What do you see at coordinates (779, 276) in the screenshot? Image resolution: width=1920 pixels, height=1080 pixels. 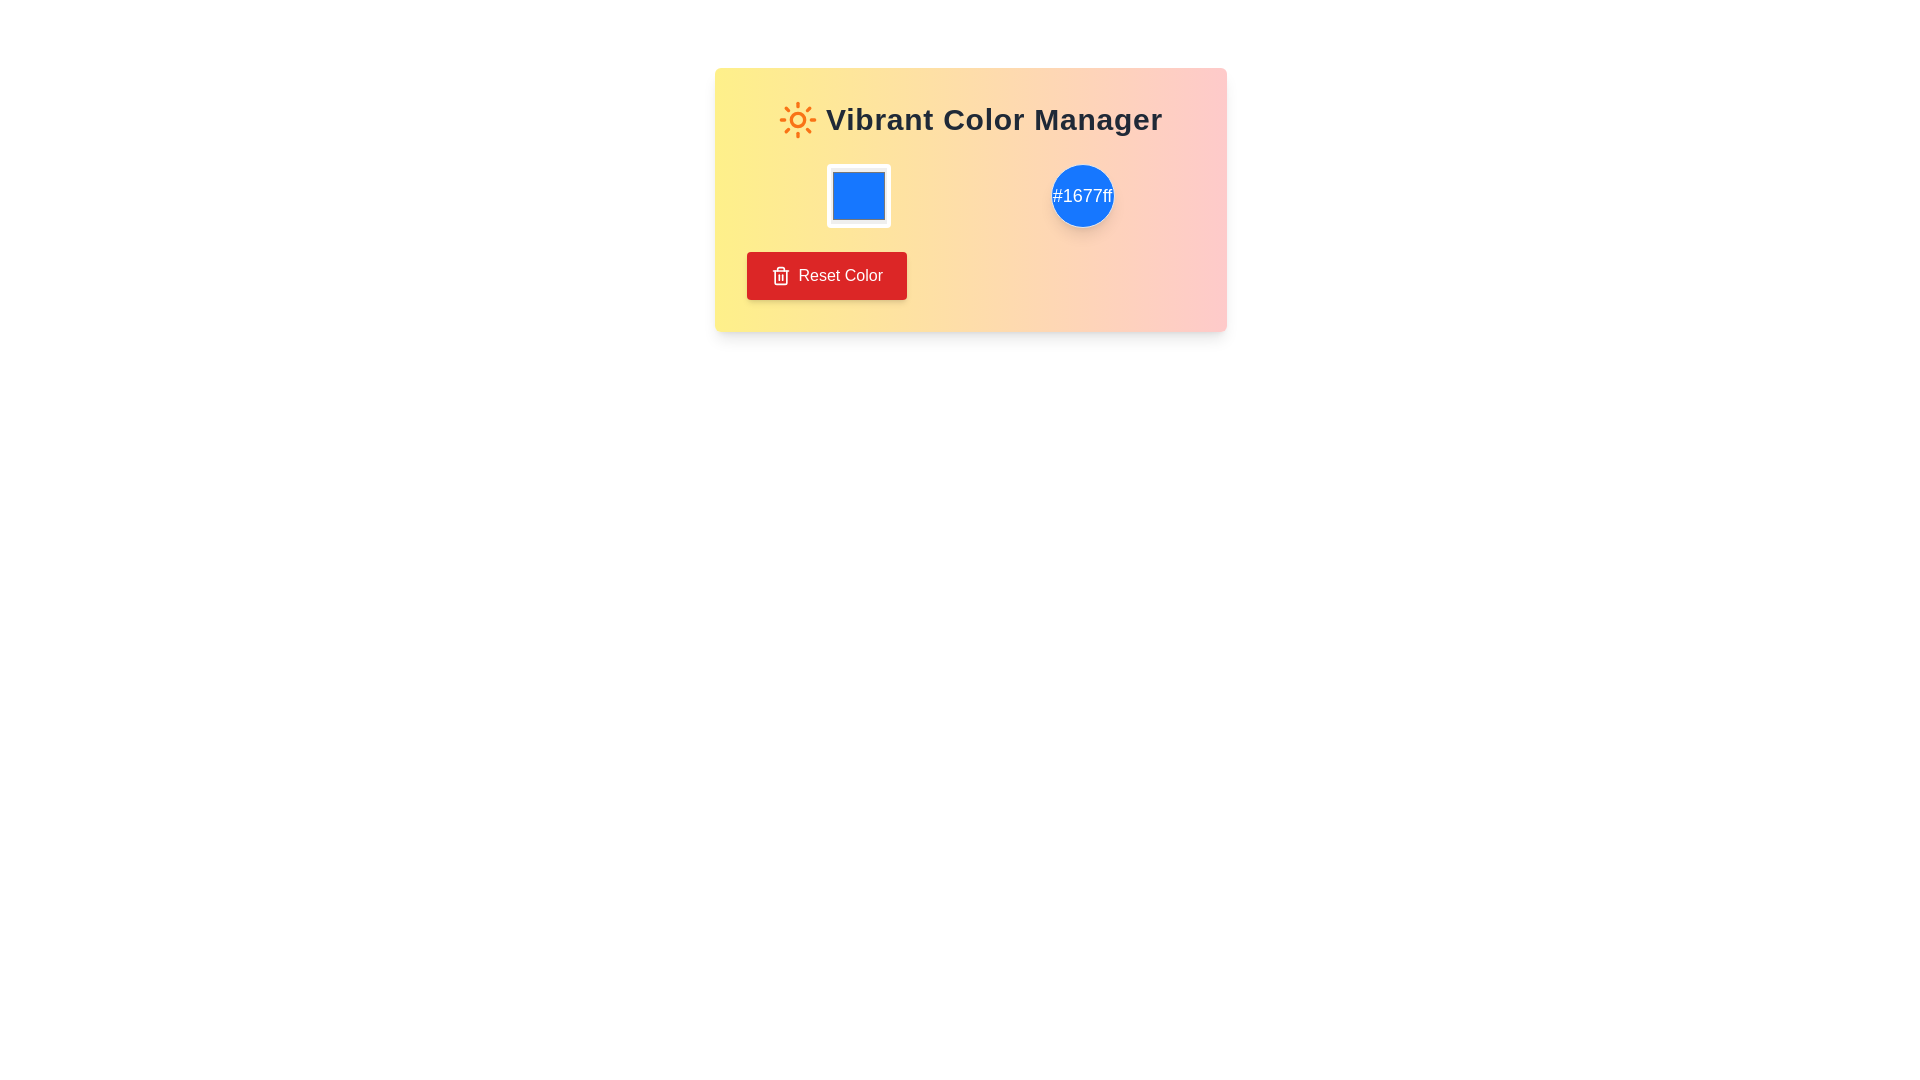 I see `the trash can icon inside the 'Reset Color' button to reset the color to its default state` at bounding box center [779, 276].